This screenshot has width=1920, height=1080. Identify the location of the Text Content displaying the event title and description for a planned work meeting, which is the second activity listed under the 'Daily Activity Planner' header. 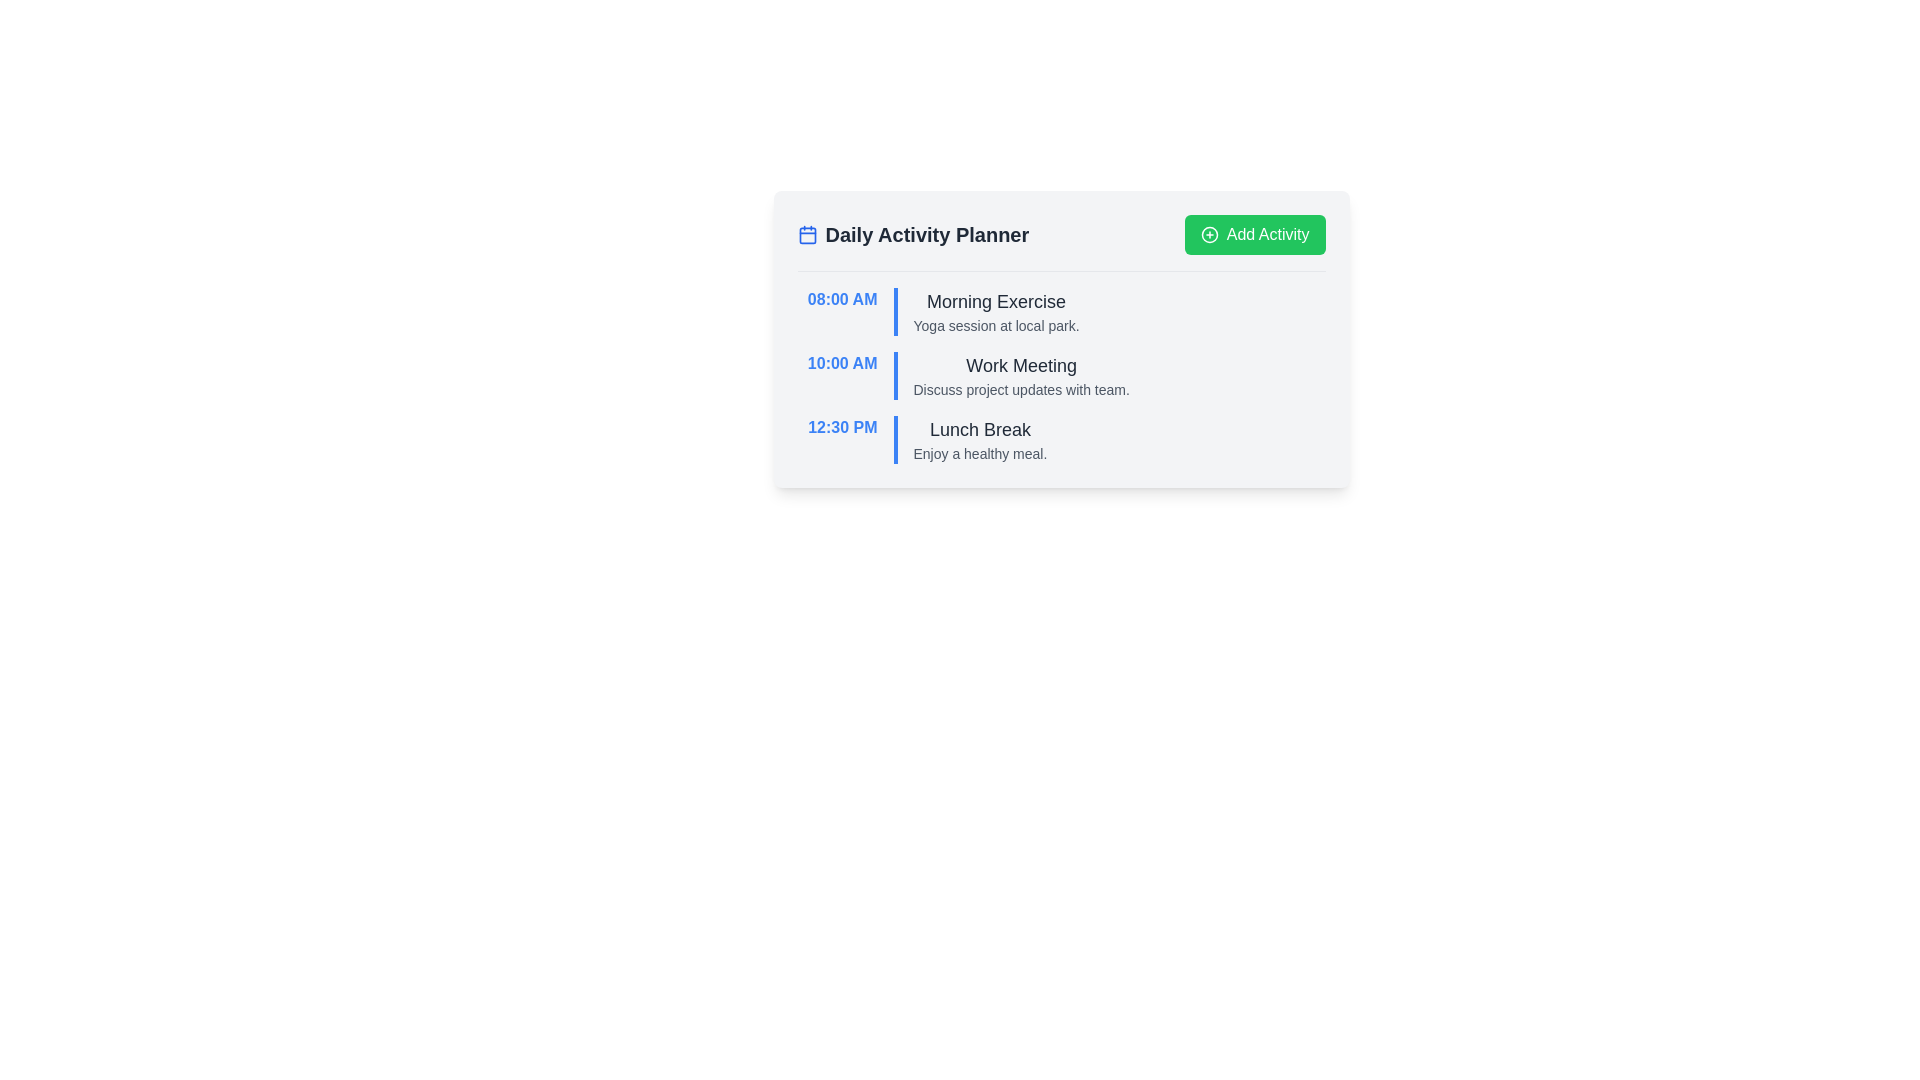
(1011, 375).